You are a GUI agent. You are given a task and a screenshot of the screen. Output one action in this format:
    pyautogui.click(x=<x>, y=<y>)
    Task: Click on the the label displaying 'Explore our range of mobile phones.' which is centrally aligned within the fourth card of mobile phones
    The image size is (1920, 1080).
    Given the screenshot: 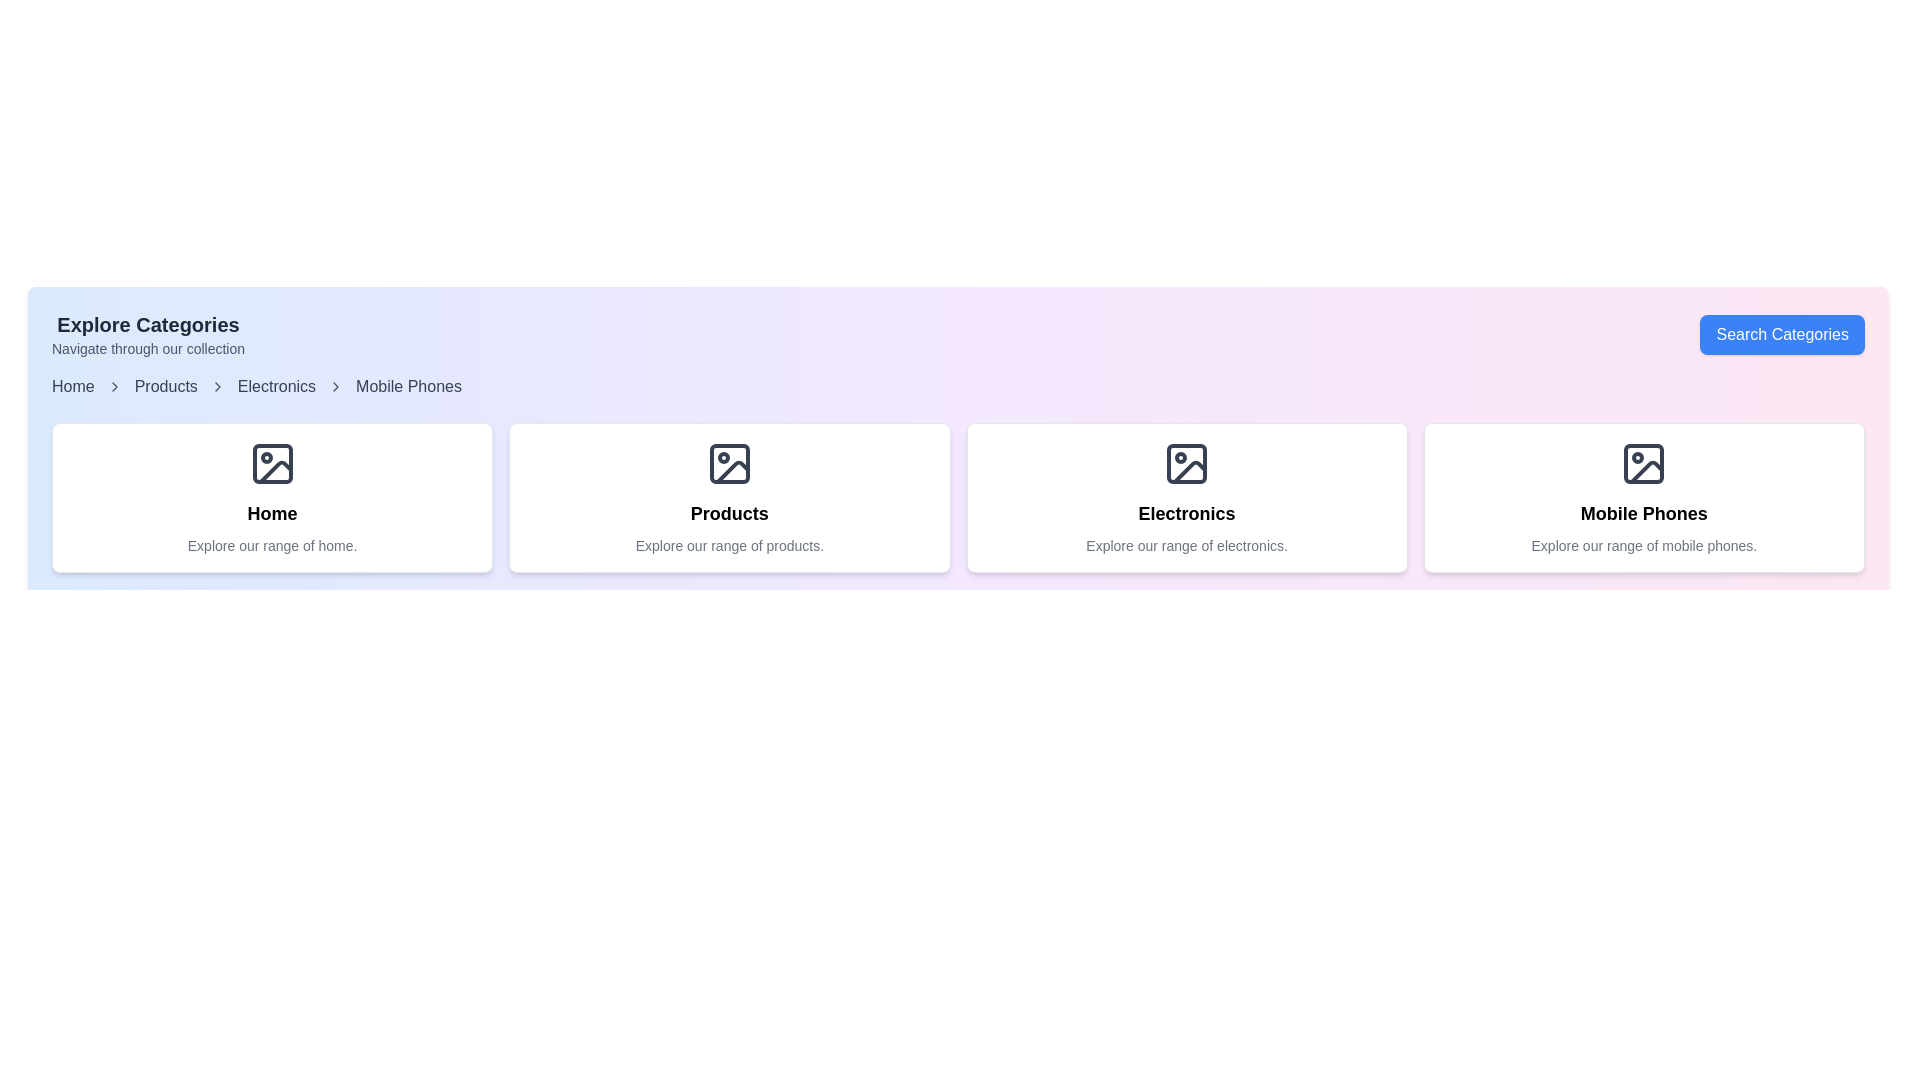 What is the action you would take?
    pyautogui.click(x=1644, y=546)
    